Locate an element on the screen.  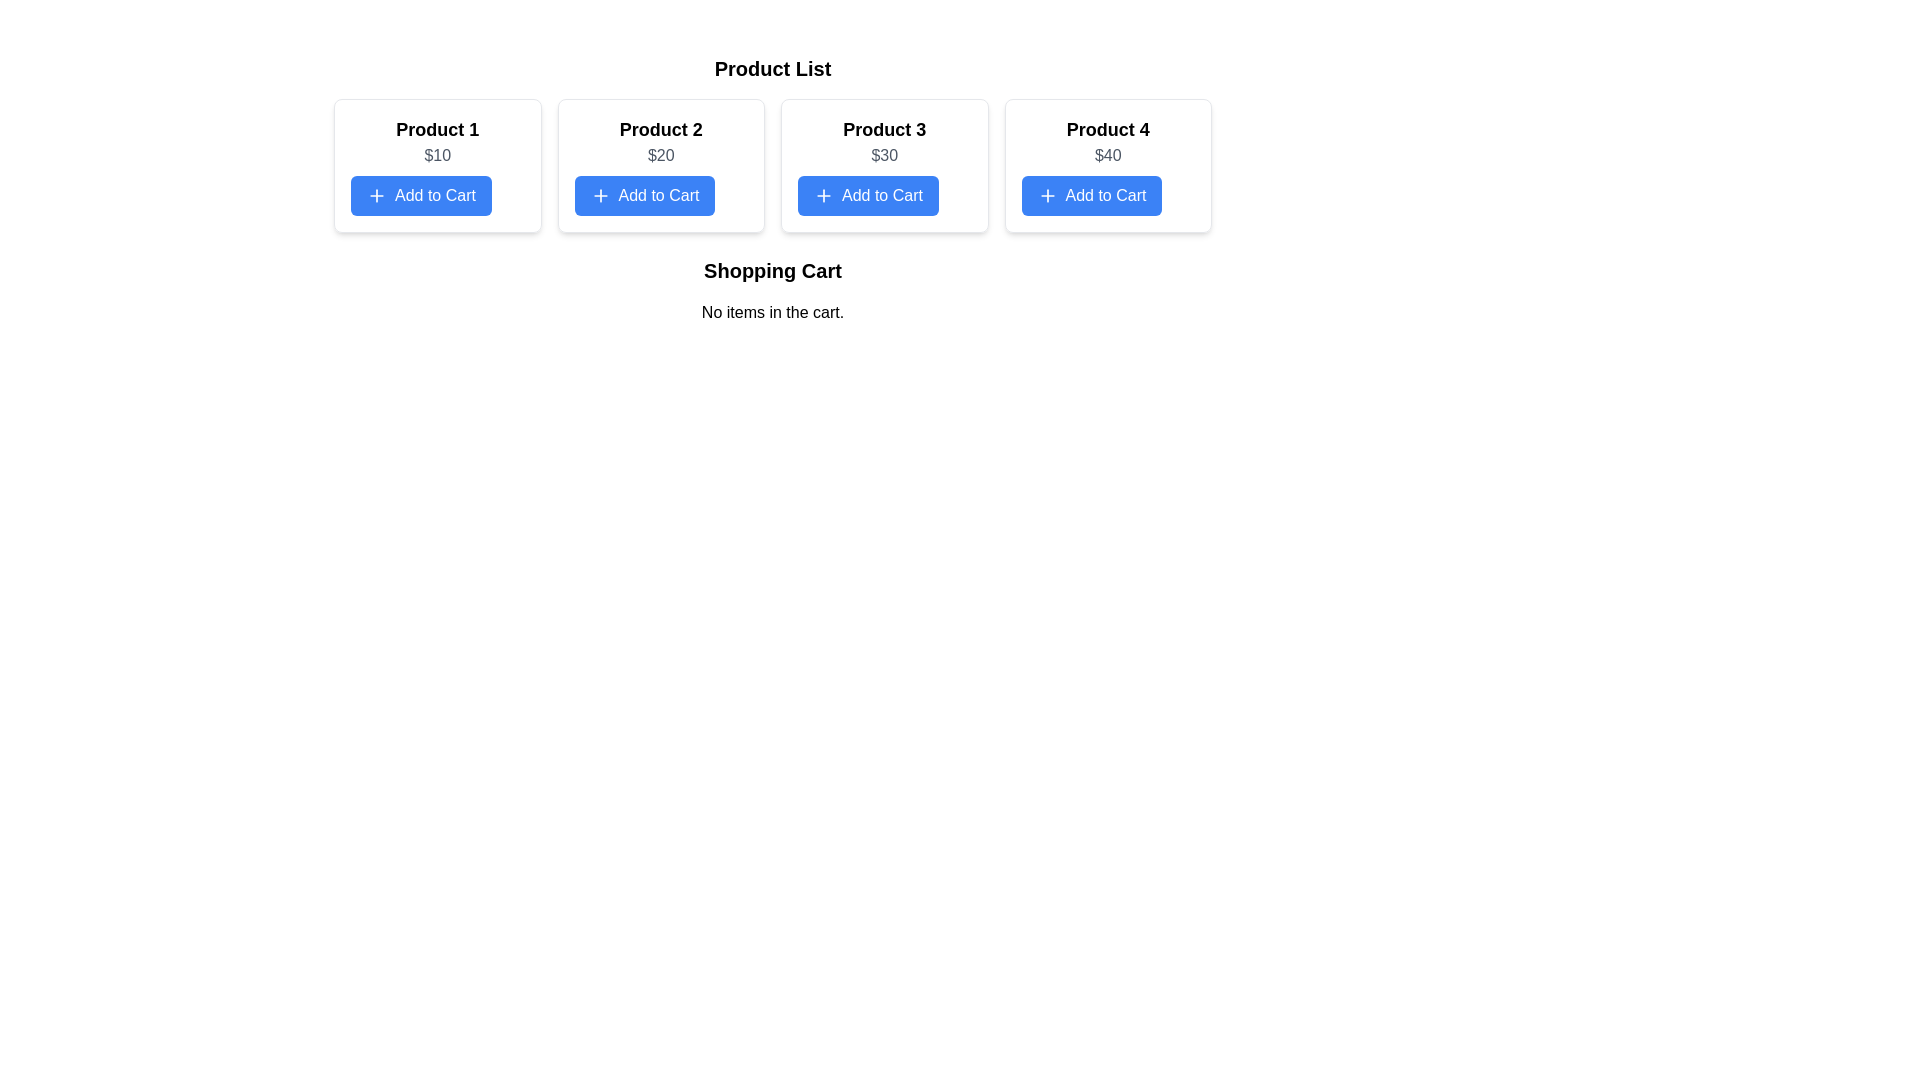
the bold, extra-large text label reading 'Product List', which is centered above the product items grid is located at coordinates (771, 68).